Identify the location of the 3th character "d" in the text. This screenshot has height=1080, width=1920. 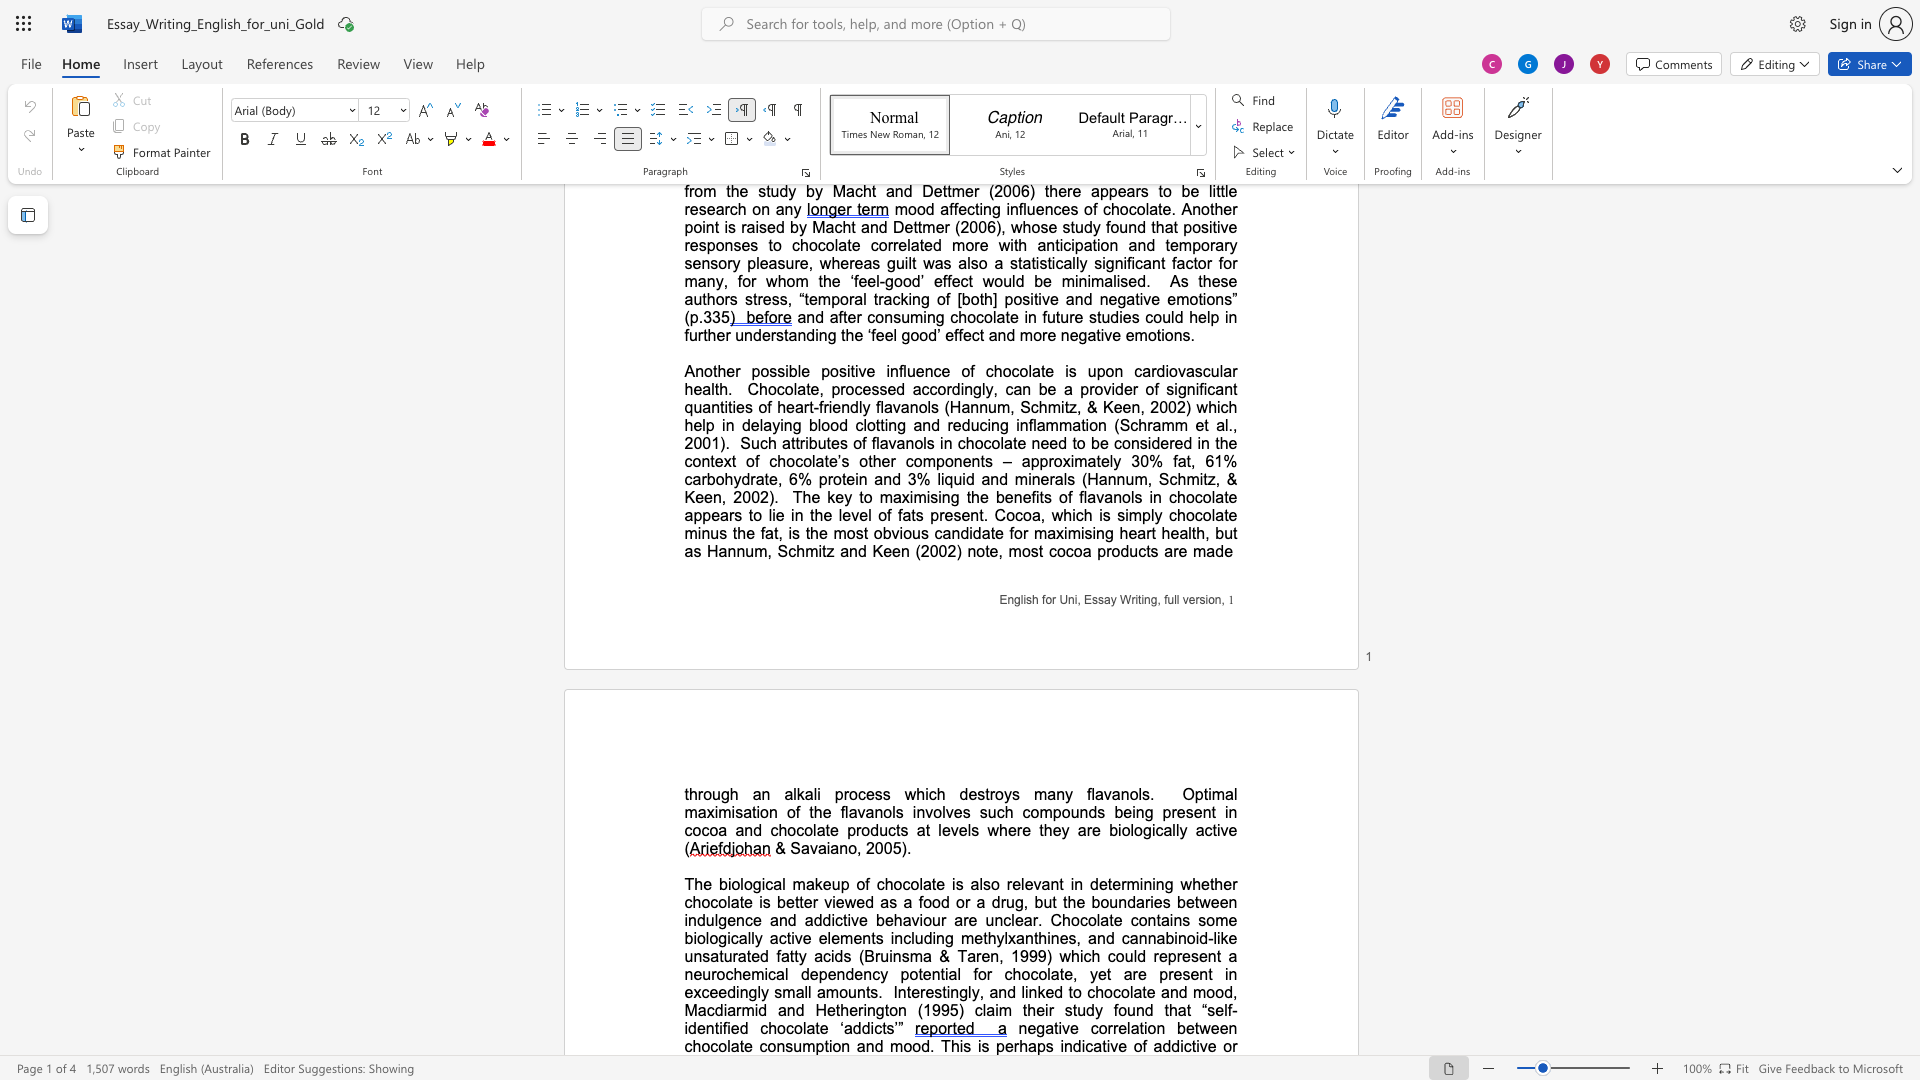
(874, 830).